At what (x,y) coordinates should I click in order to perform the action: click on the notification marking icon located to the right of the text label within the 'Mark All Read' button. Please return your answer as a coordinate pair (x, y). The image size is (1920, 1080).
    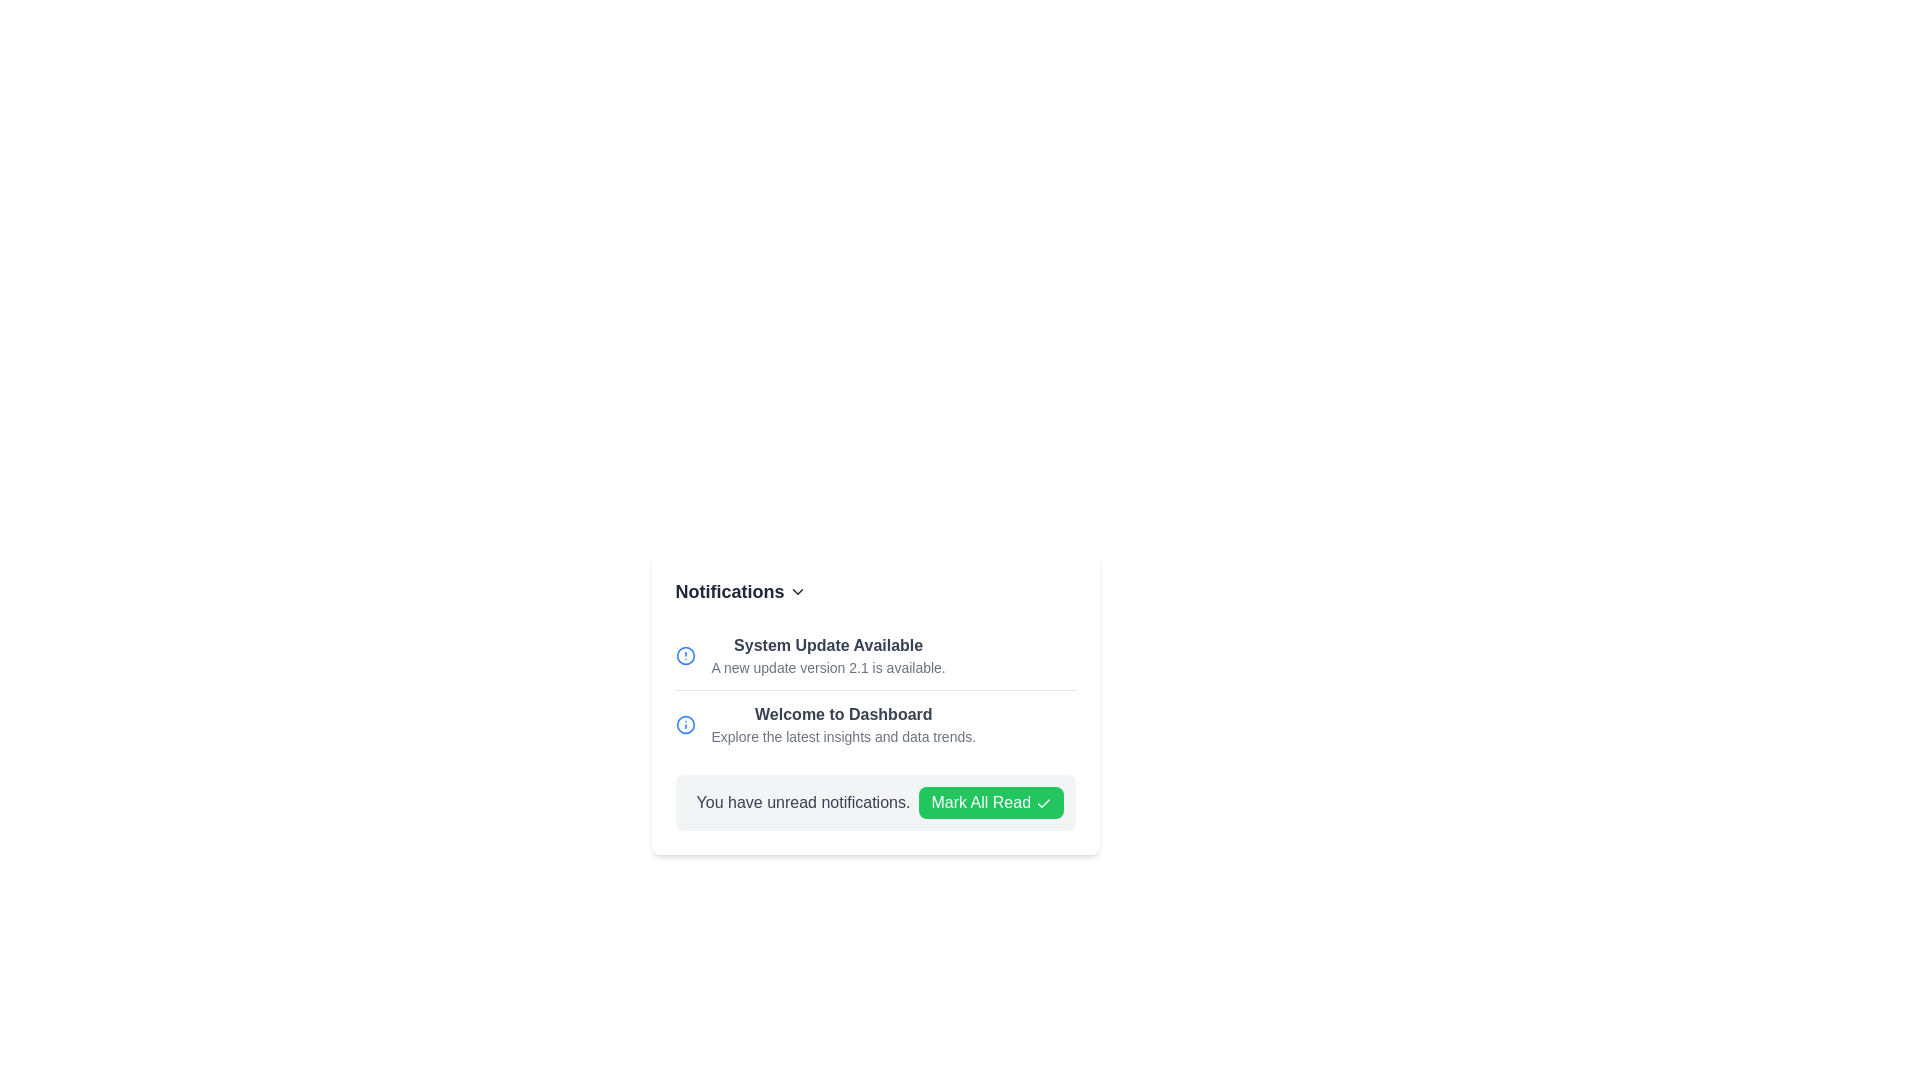
    Looking at the image, I should click on (1042, 802).